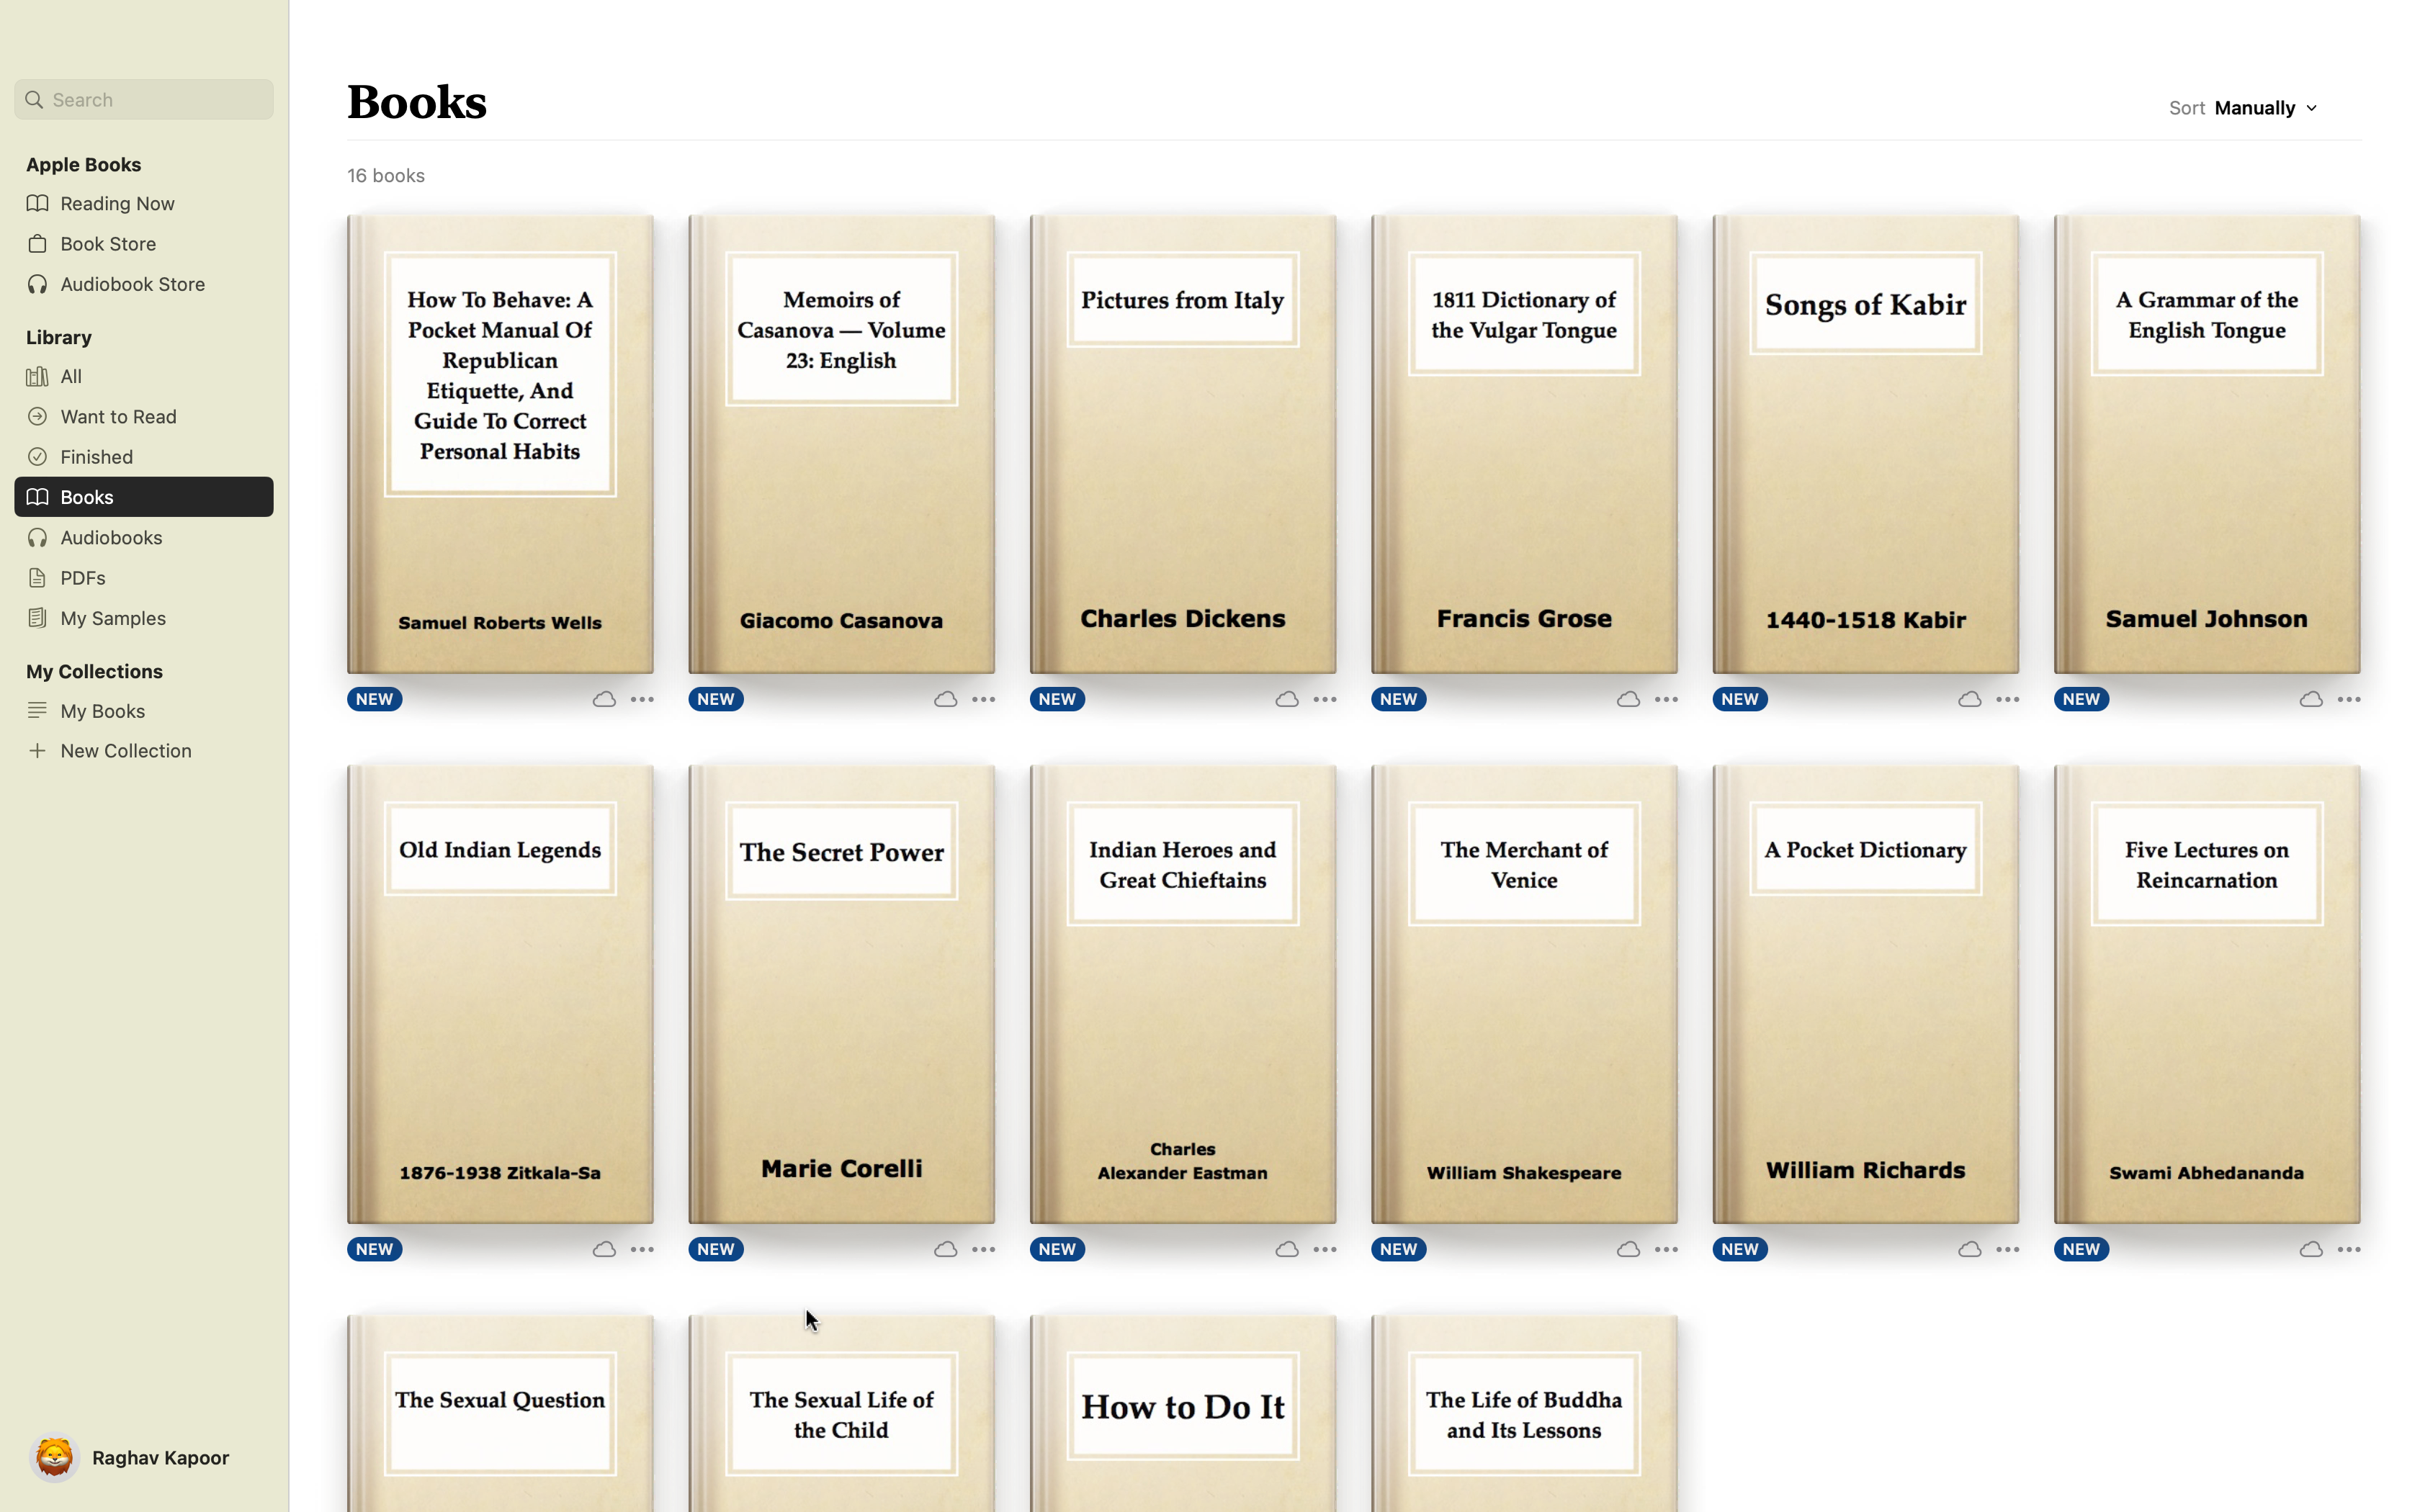  Describe the element at coordinates (1303, 1246) in the screenshot. I see `"More Options" for the listed book "Indian Heroes"` at that location.